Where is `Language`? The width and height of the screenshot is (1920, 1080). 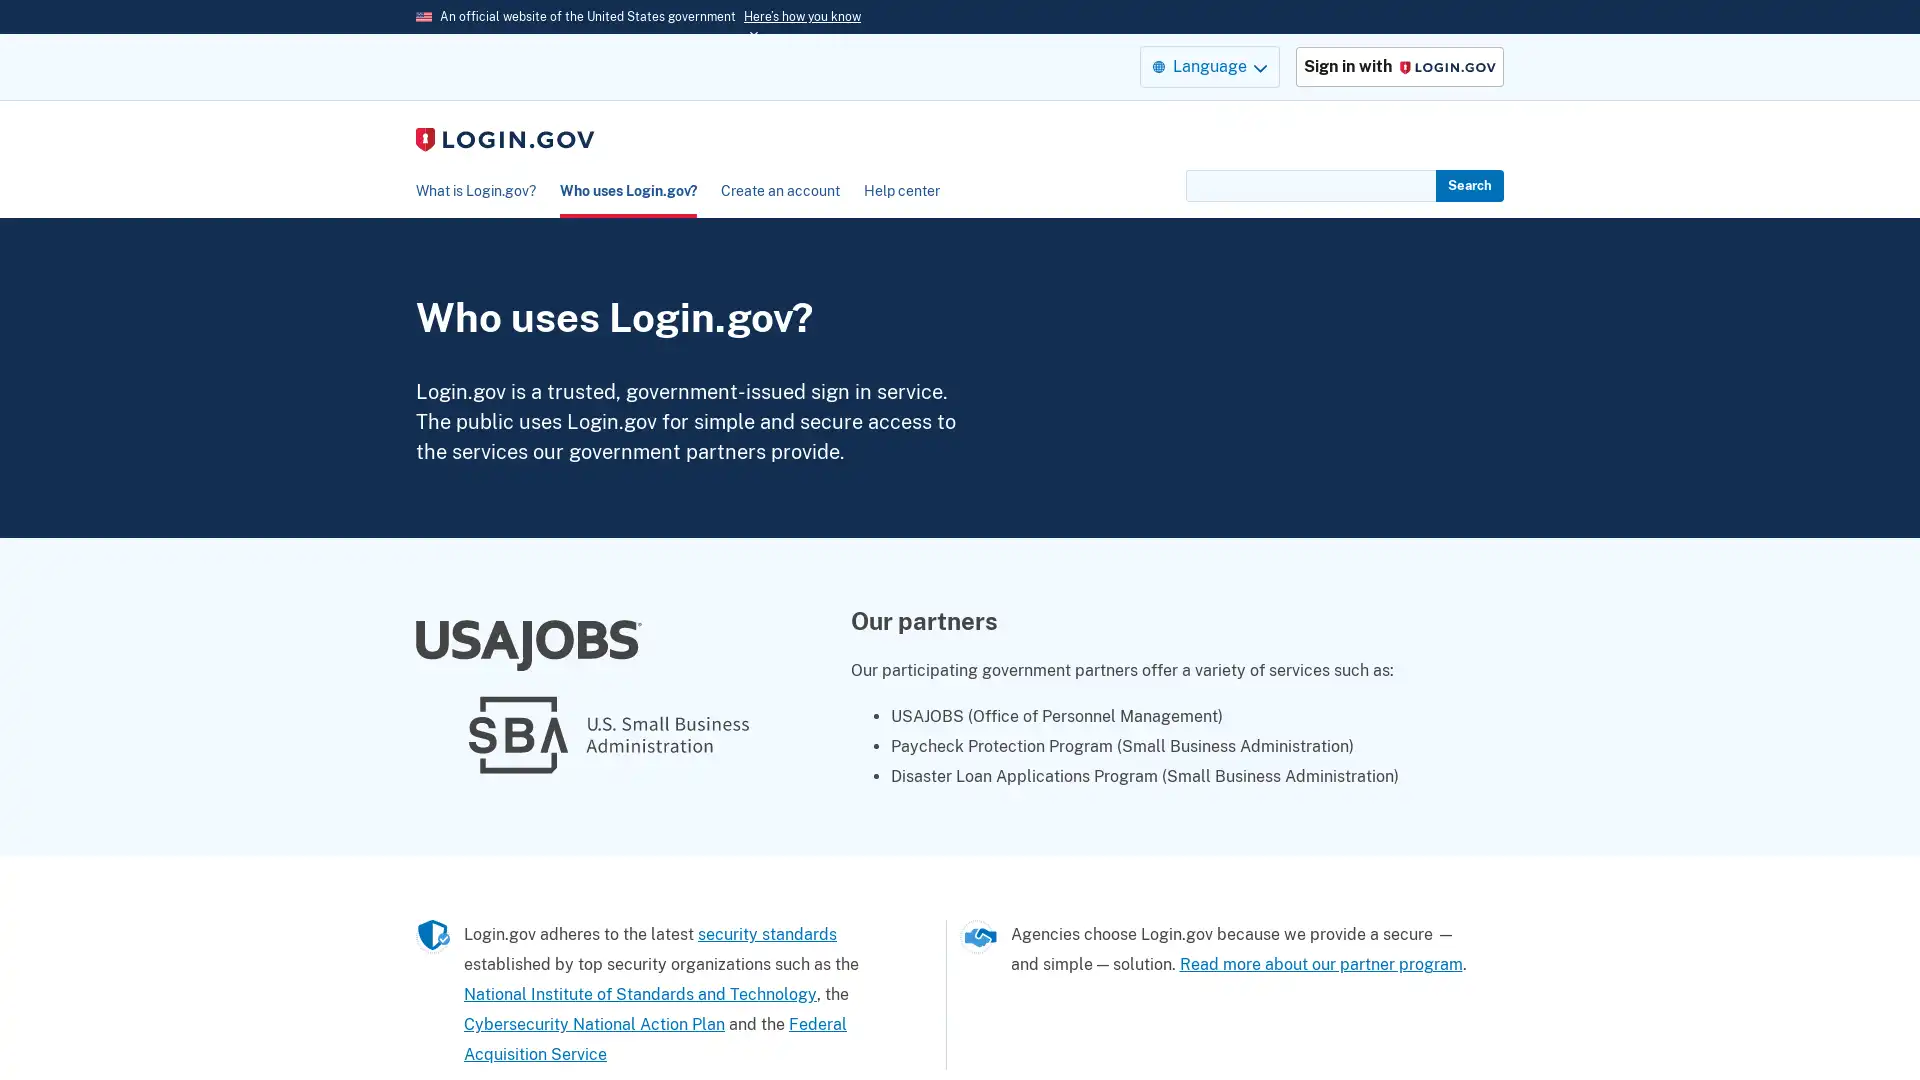 Language is located at coordinates (1208, 65).